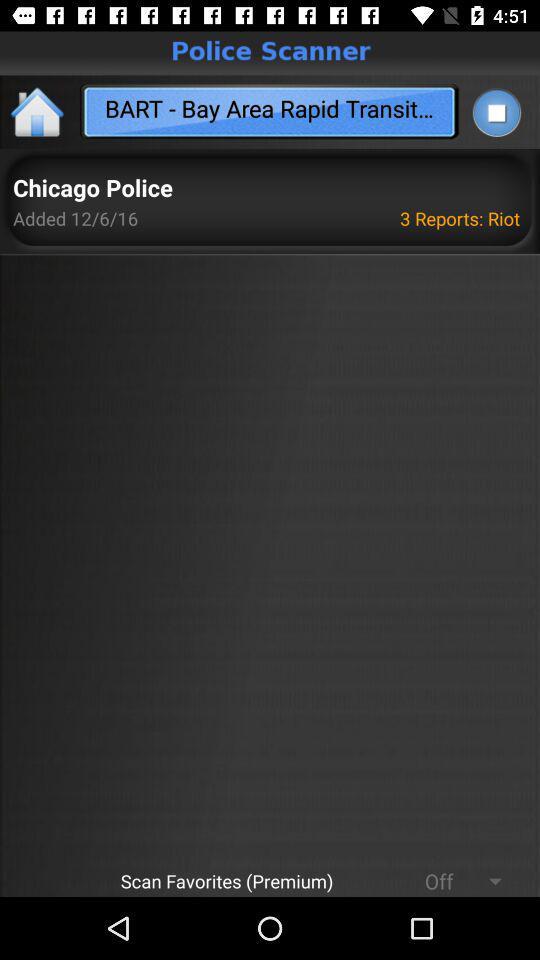 The height and width of the screenshot is (960, 540). Describe the element at coordinates (495, 112) in the screenshot. I see `the item to the right of bart bay area item` at that location.